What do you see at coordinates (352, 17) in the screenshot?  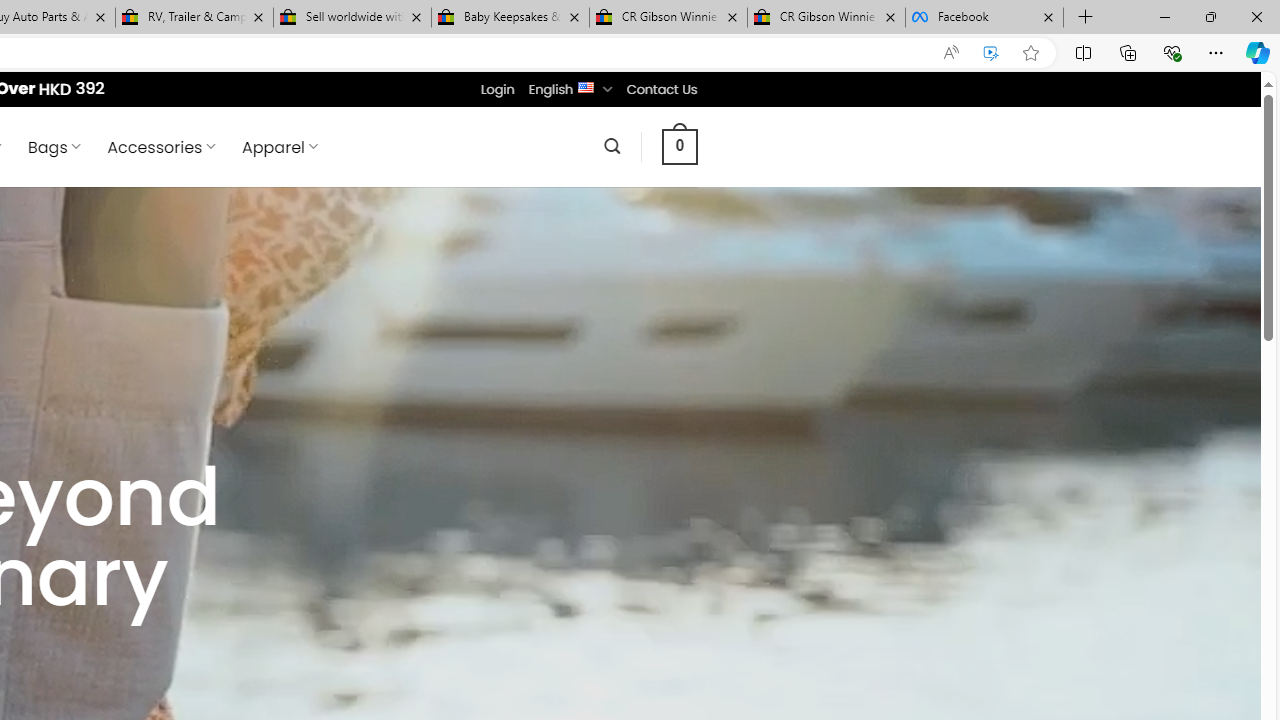 I see `'Sell worldwide with eBay'` at bounding box center [352, 17].